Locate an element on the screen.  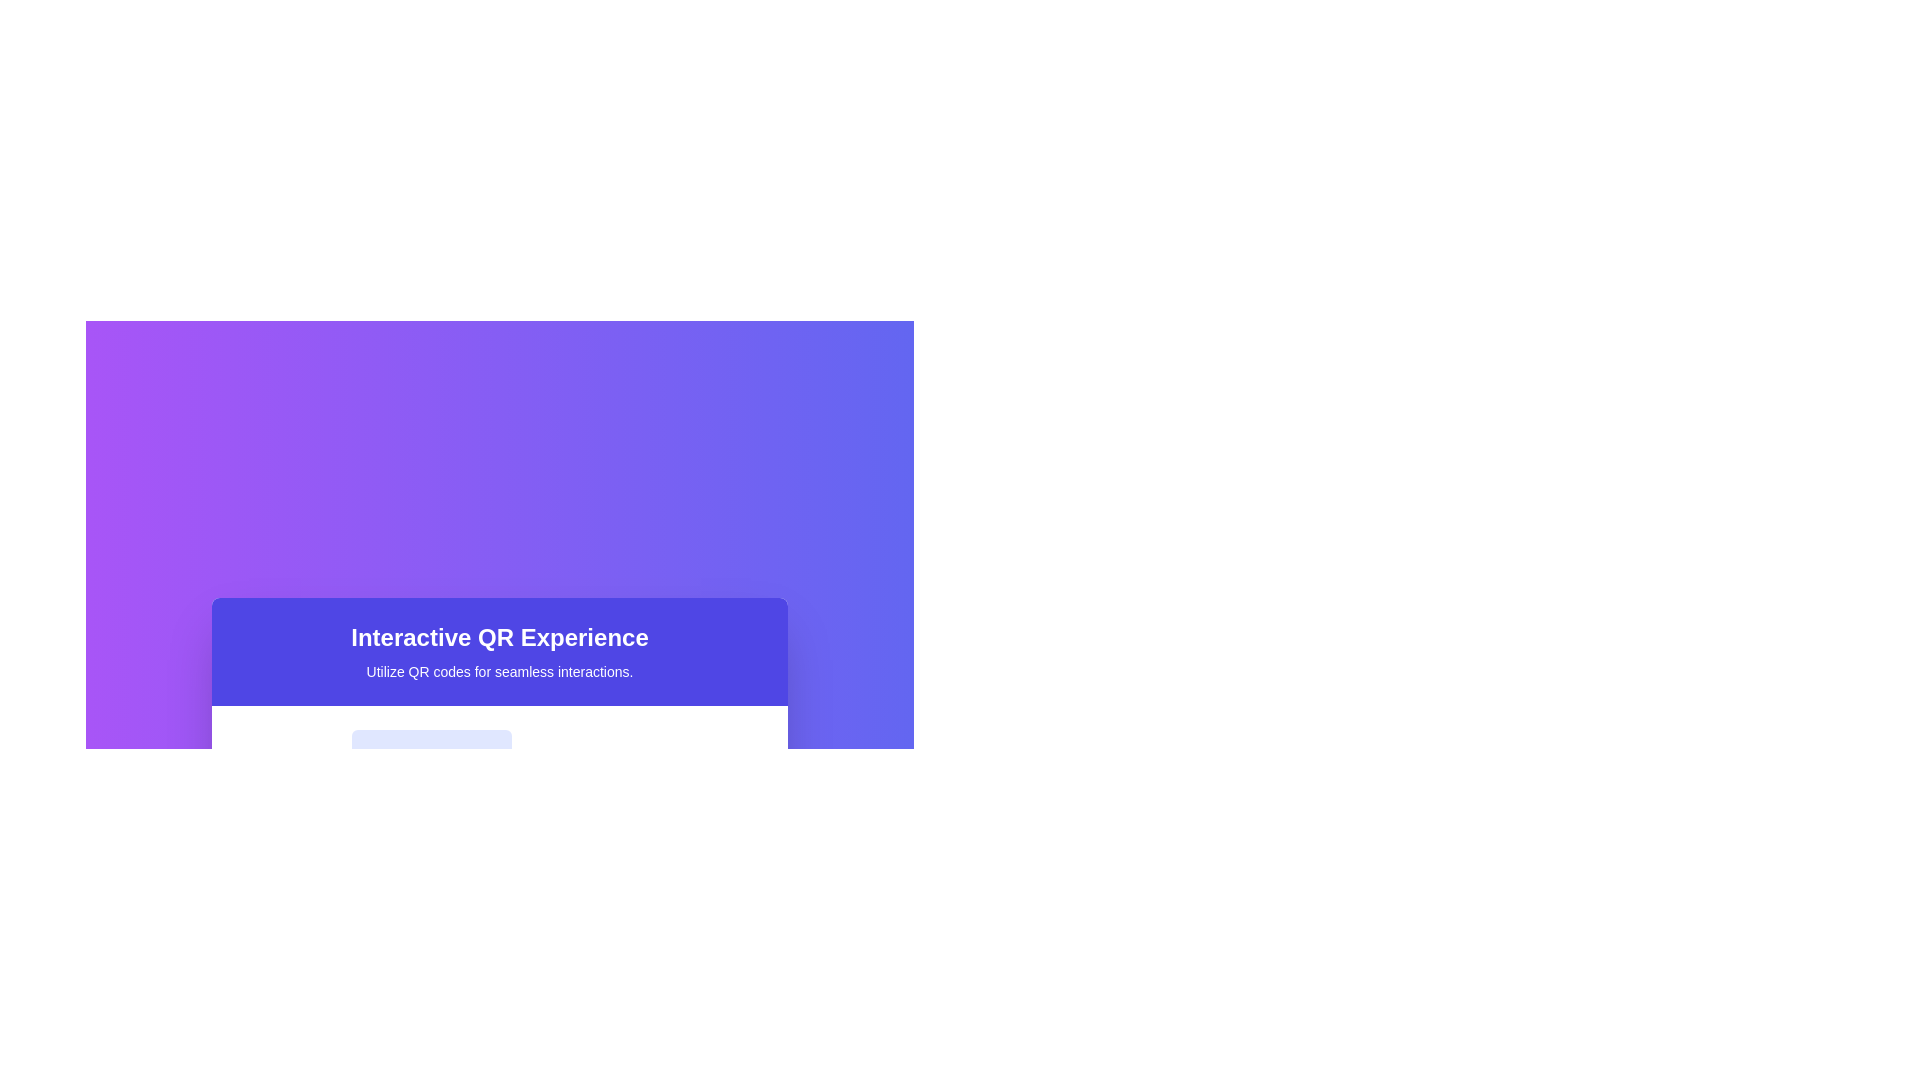
the title text block that introduces the section's content related to QR code experiences, located within a blue box at the center of a purple gradient background is located at coordinates (499, 637).